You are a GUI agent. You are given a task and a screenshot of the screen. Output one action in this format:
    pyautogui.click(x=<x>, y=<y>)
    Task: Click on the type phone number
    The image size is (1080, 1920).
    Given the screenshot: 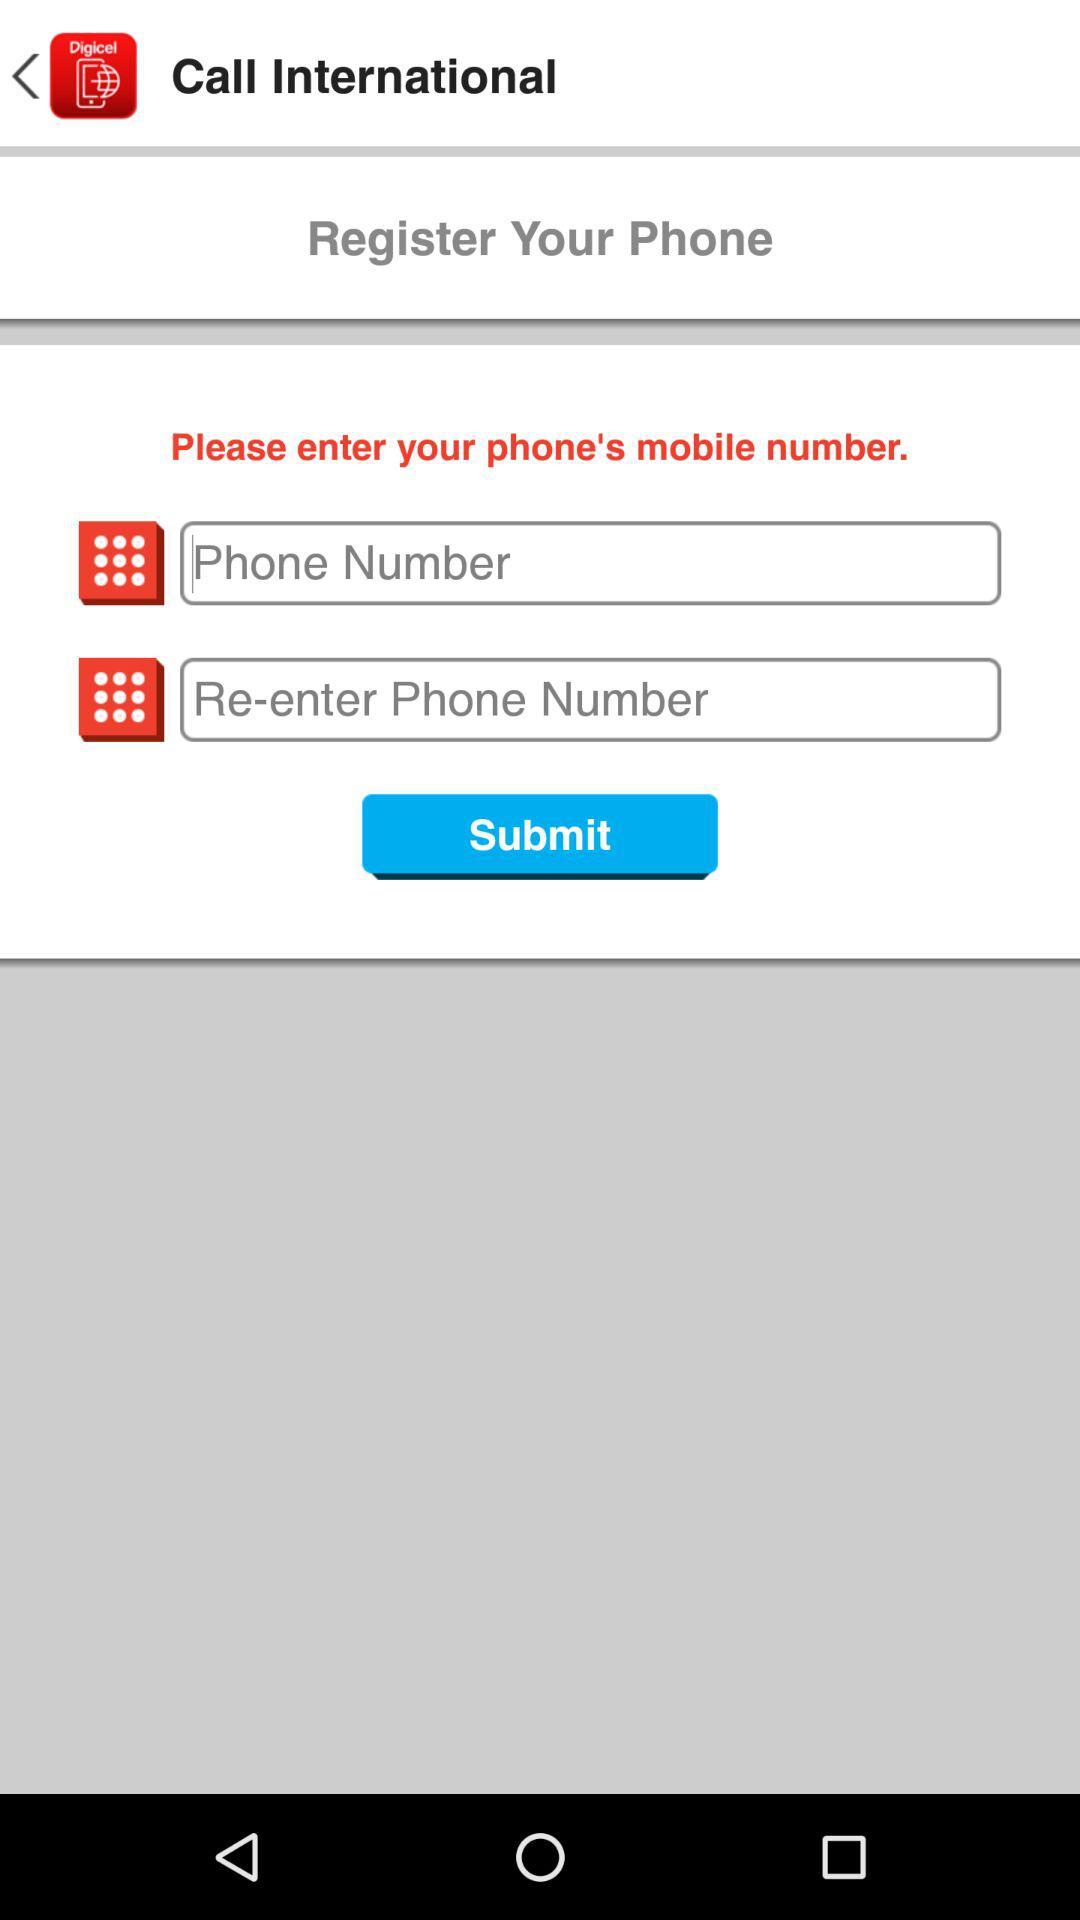 What is the action you would take?
    pyautogui.click(x=589, y=562)
    